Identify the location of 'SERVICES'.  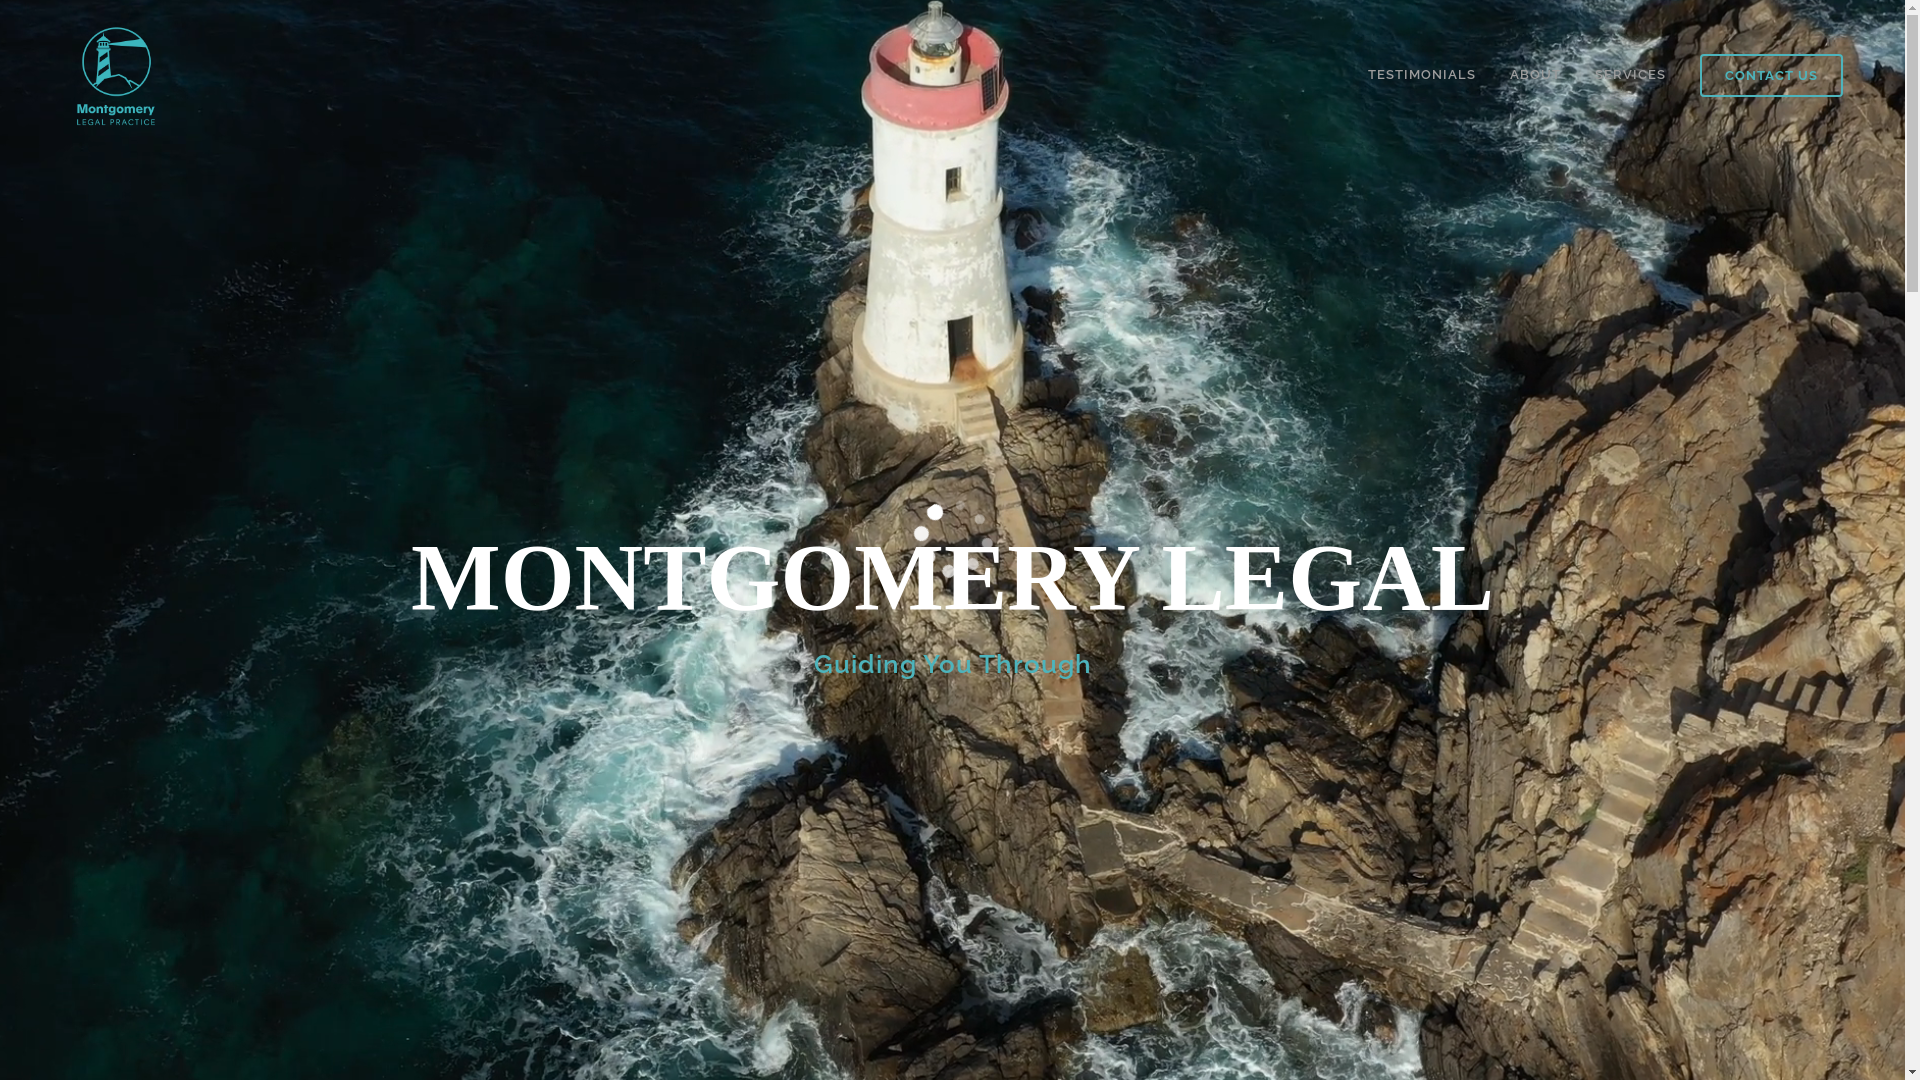
(1630, 73).